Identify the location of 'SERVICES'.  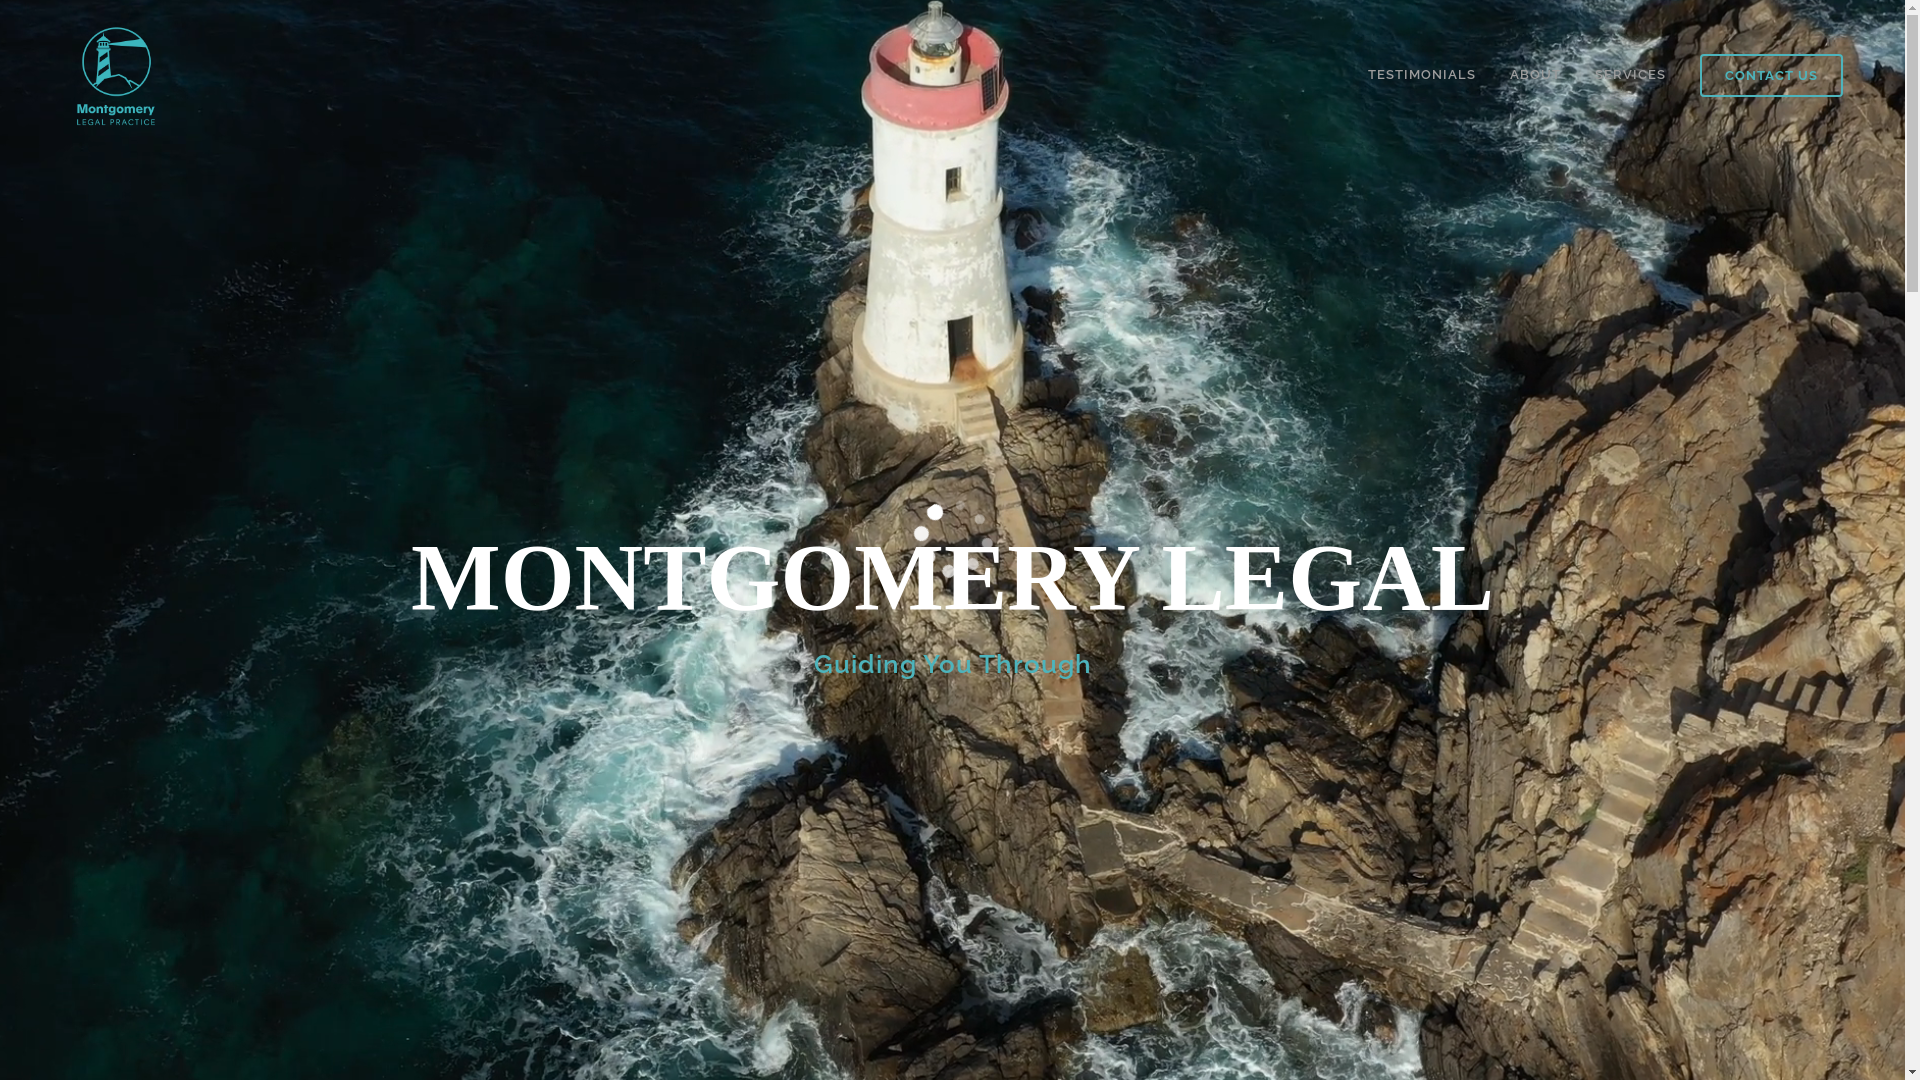
(1630, 73).